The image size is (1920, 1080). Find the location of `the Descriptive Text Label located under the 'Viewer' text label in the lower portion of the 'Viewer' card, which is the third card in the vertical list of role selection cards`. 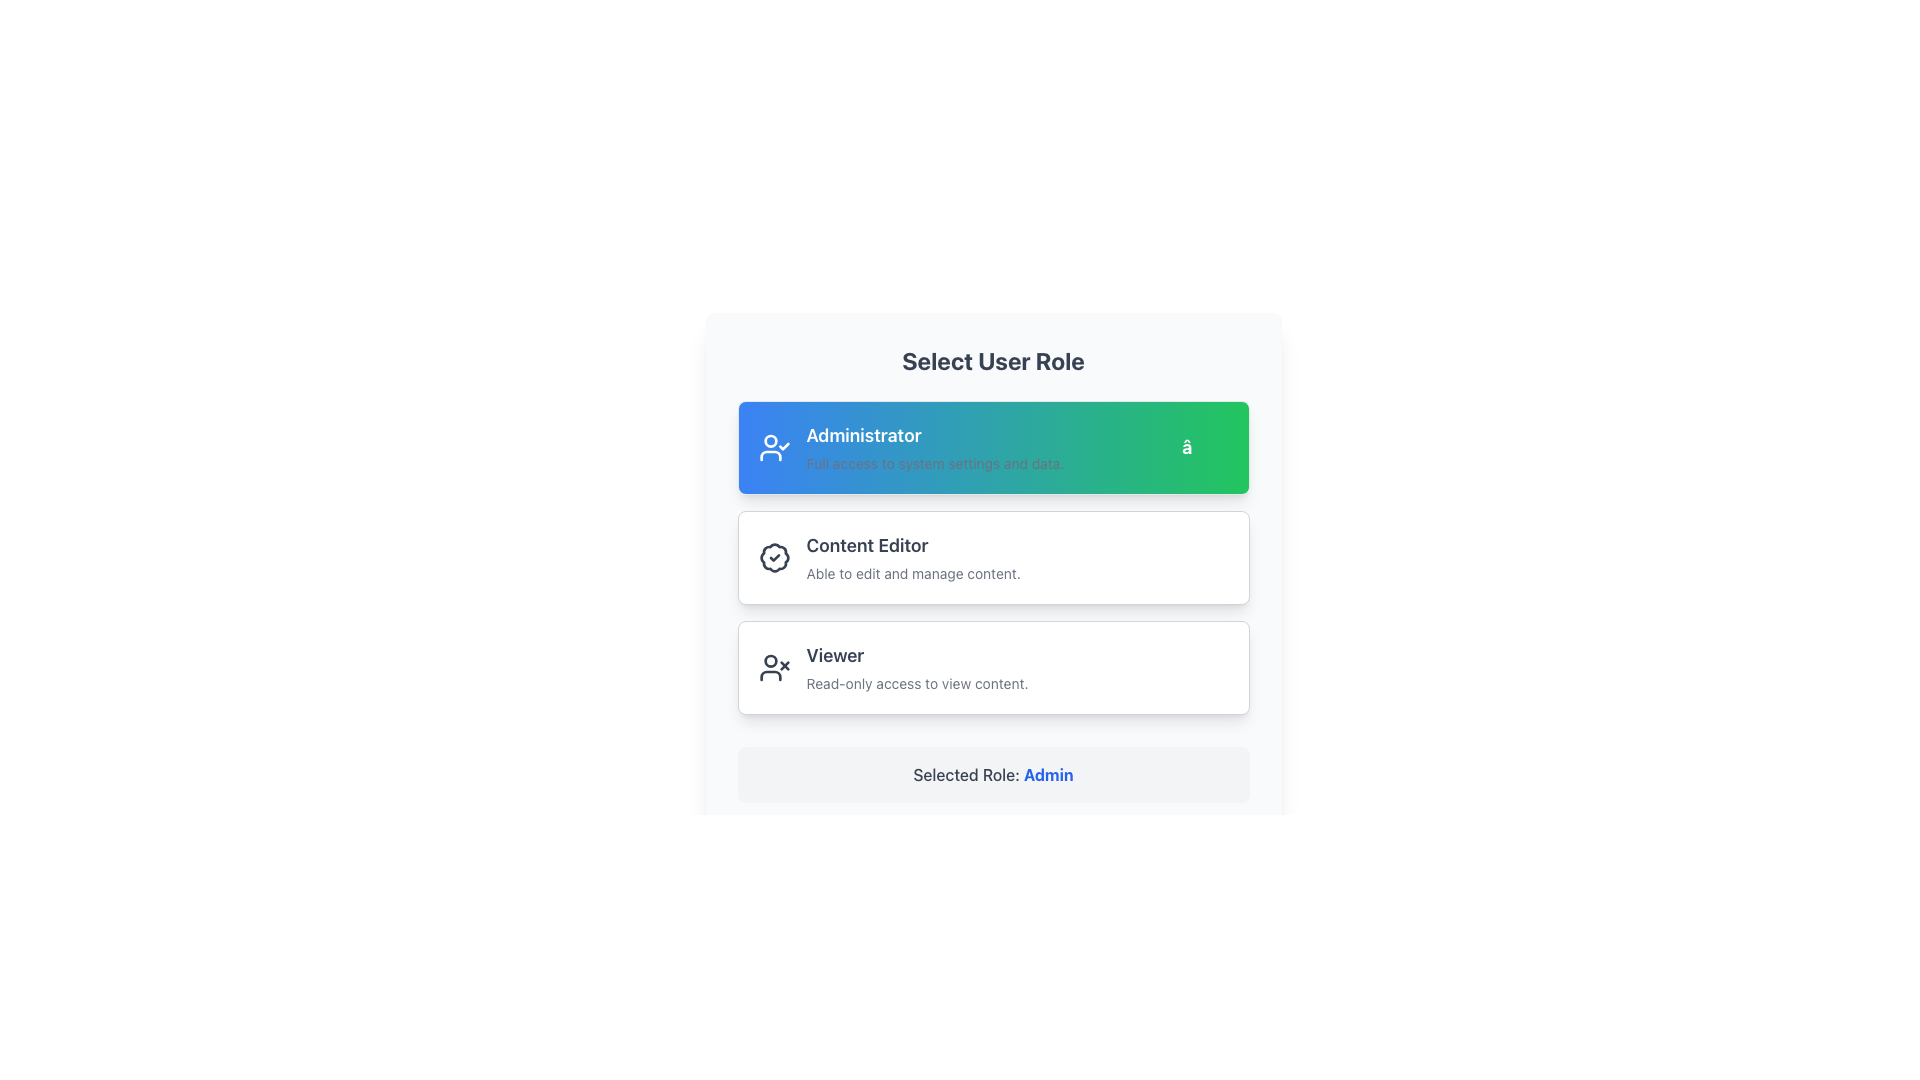

the Descriptive Text Label located under the 'Viewer' text label in the lower portion of the 'Viewer' card, which is the third card in the vertical list of role selection cards is located at coordinates (1017, 682).